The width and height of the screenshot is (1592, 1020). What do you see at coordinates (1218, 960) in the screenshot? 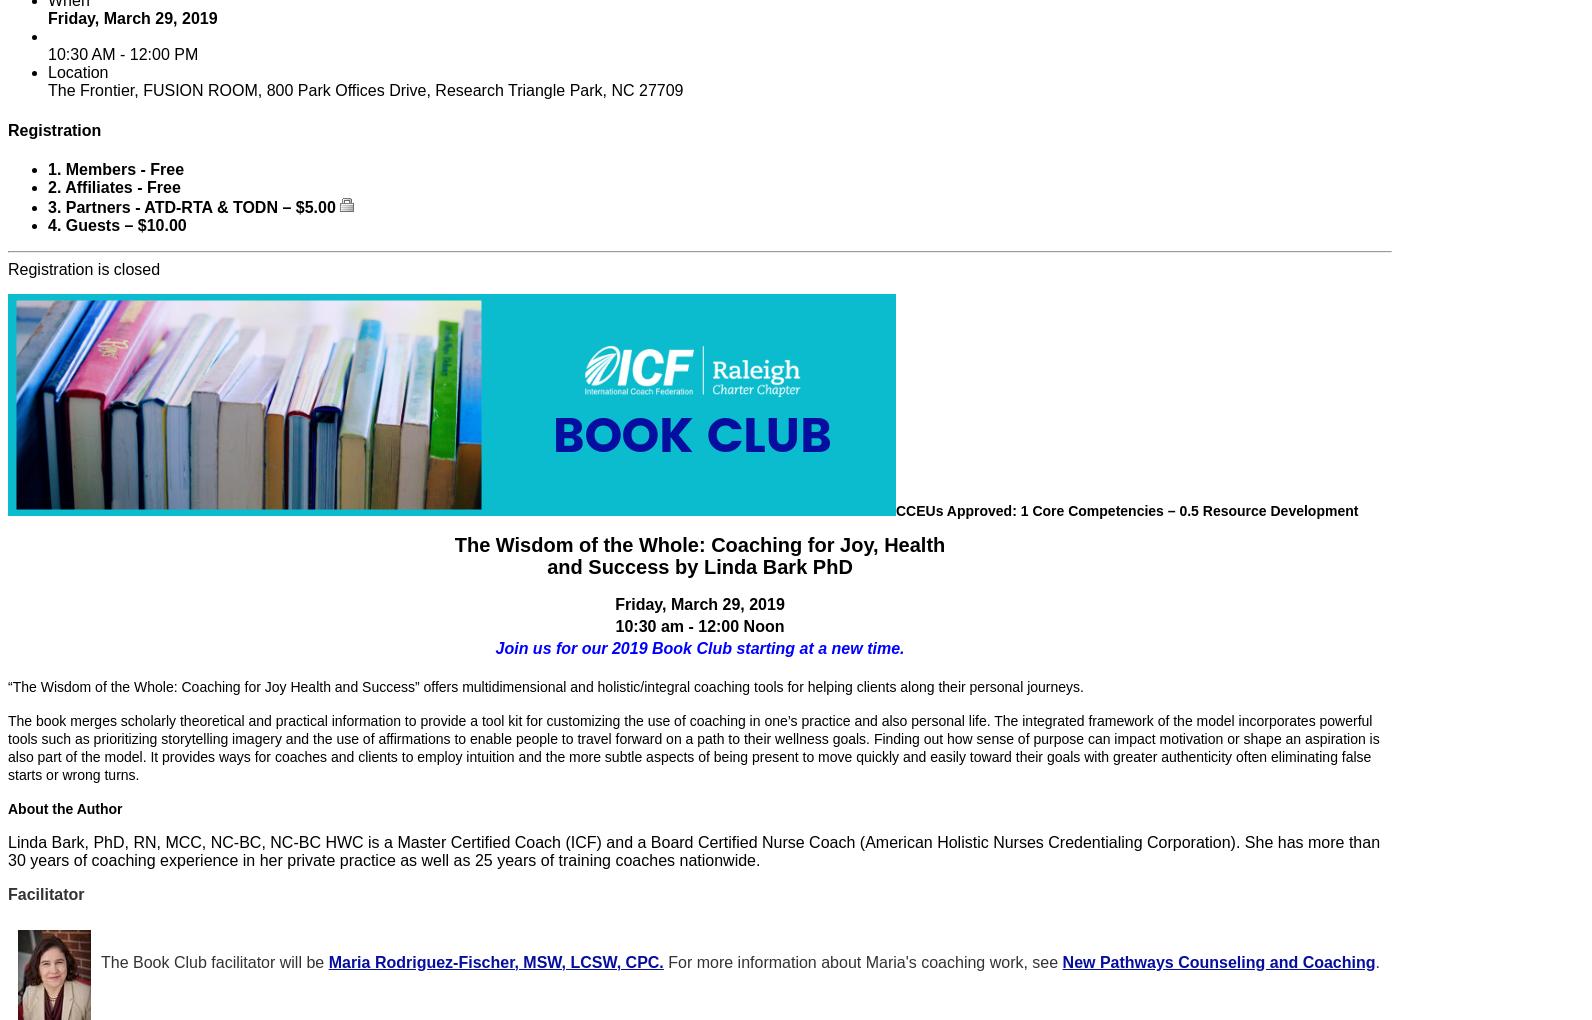
I see `'New Pathways Counseling and Coaching'` at bounding box center [1218, 960].